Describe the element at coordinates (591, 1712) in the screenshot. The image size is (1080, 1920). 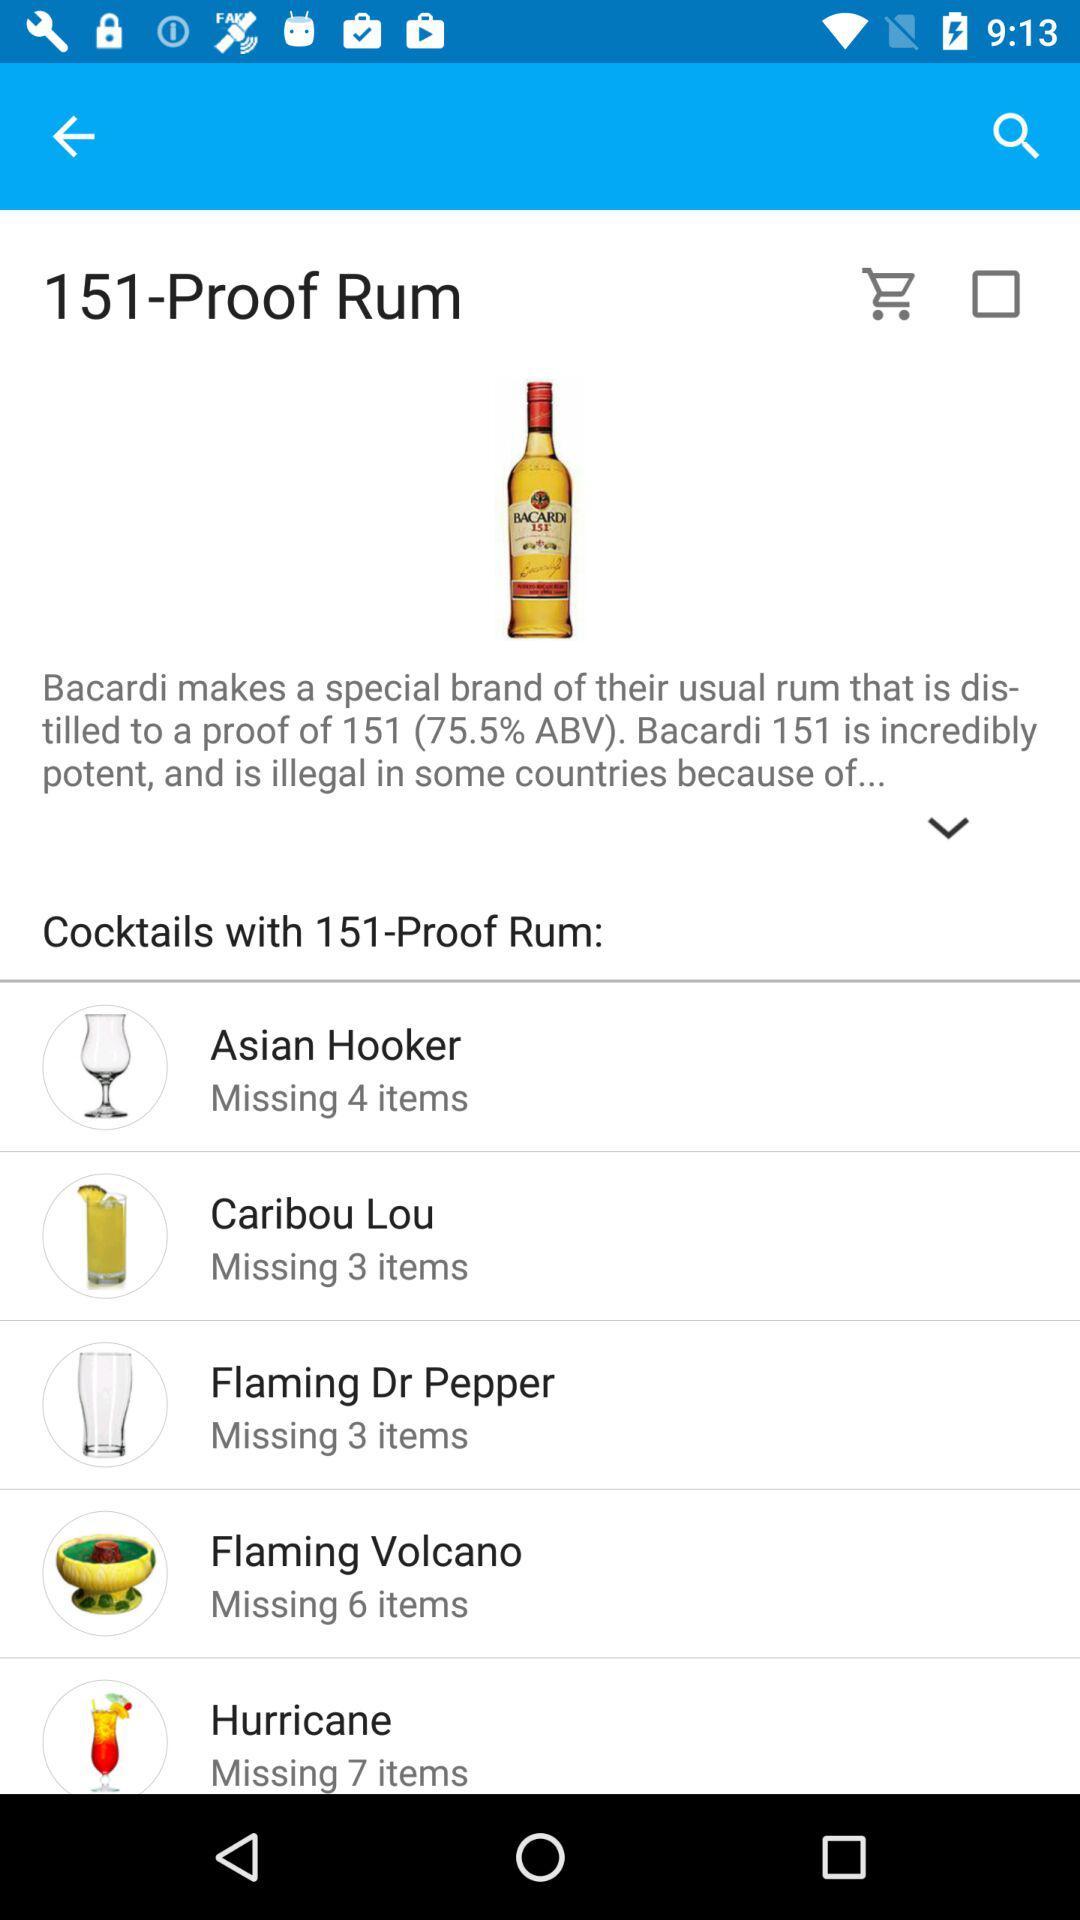
I see `icon above missing 7 items` at that location.